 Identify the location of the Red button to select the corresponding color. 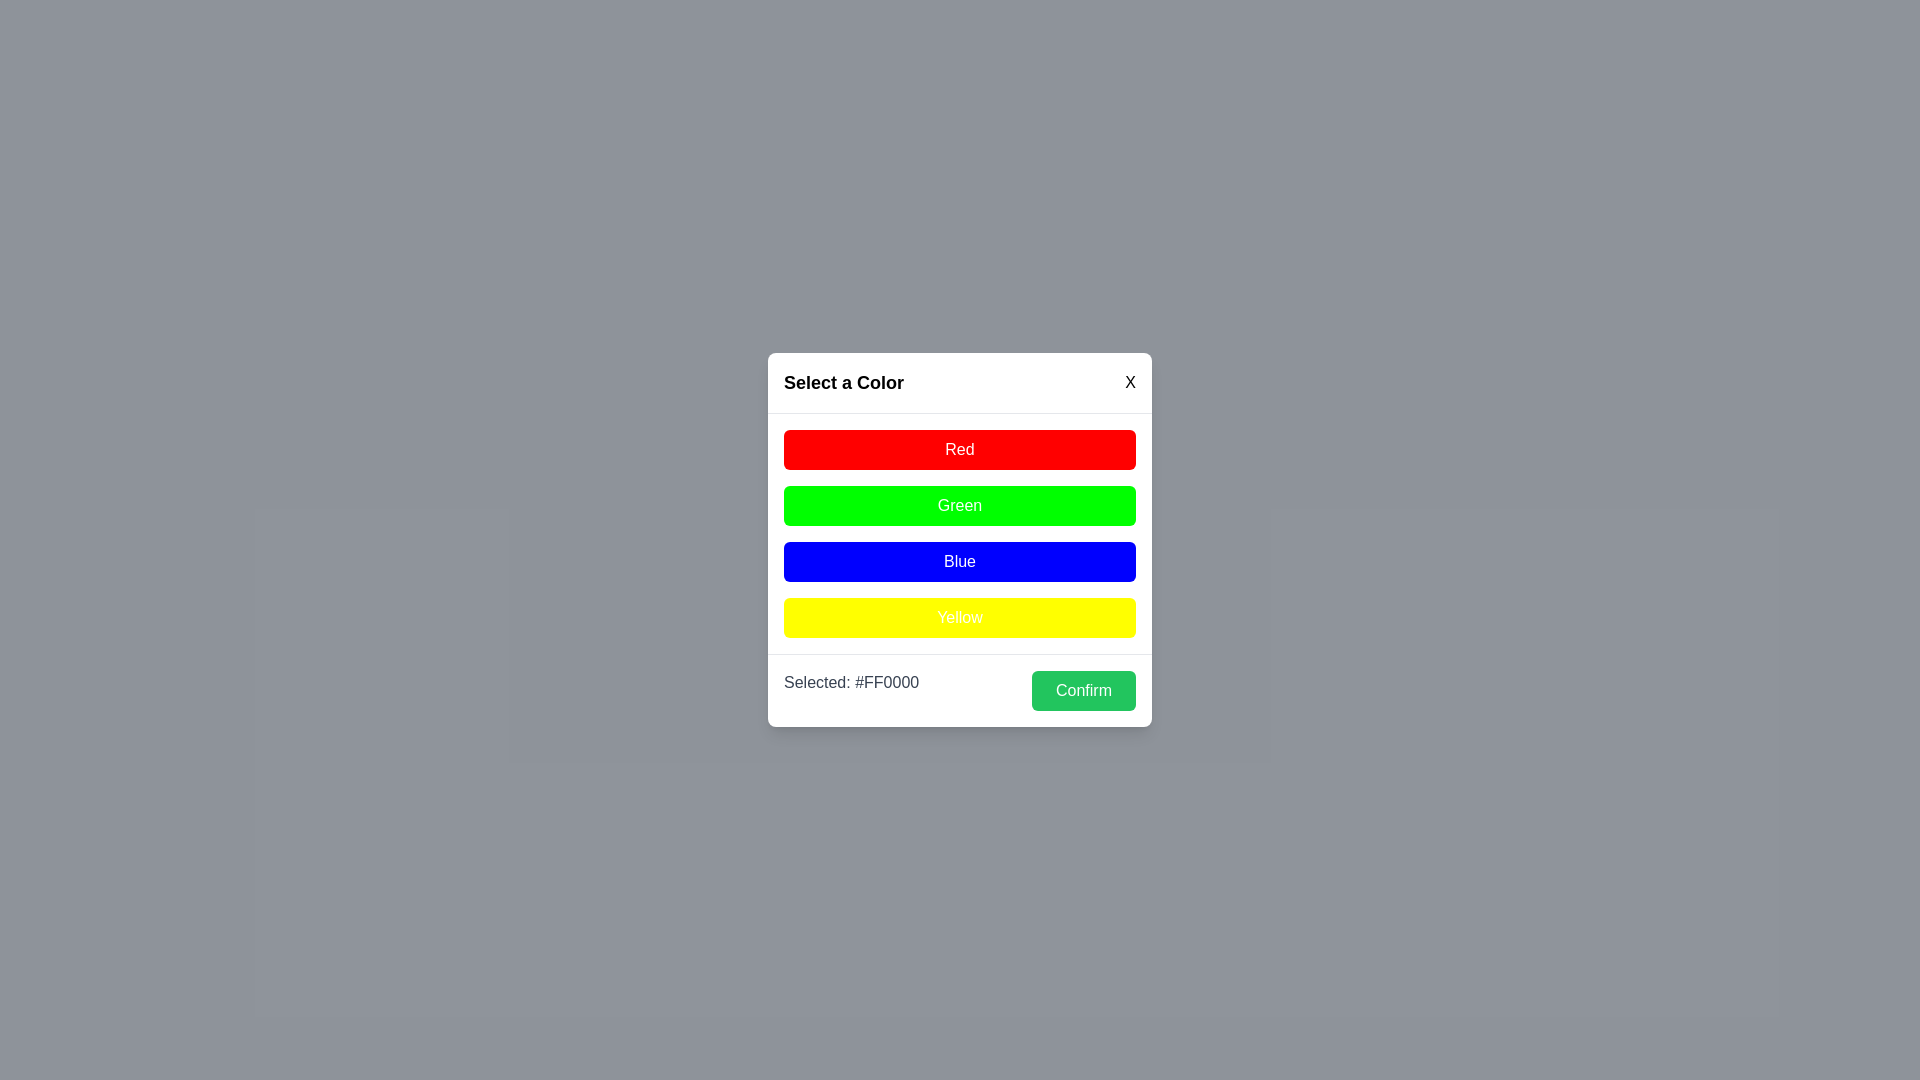
(960, 450).